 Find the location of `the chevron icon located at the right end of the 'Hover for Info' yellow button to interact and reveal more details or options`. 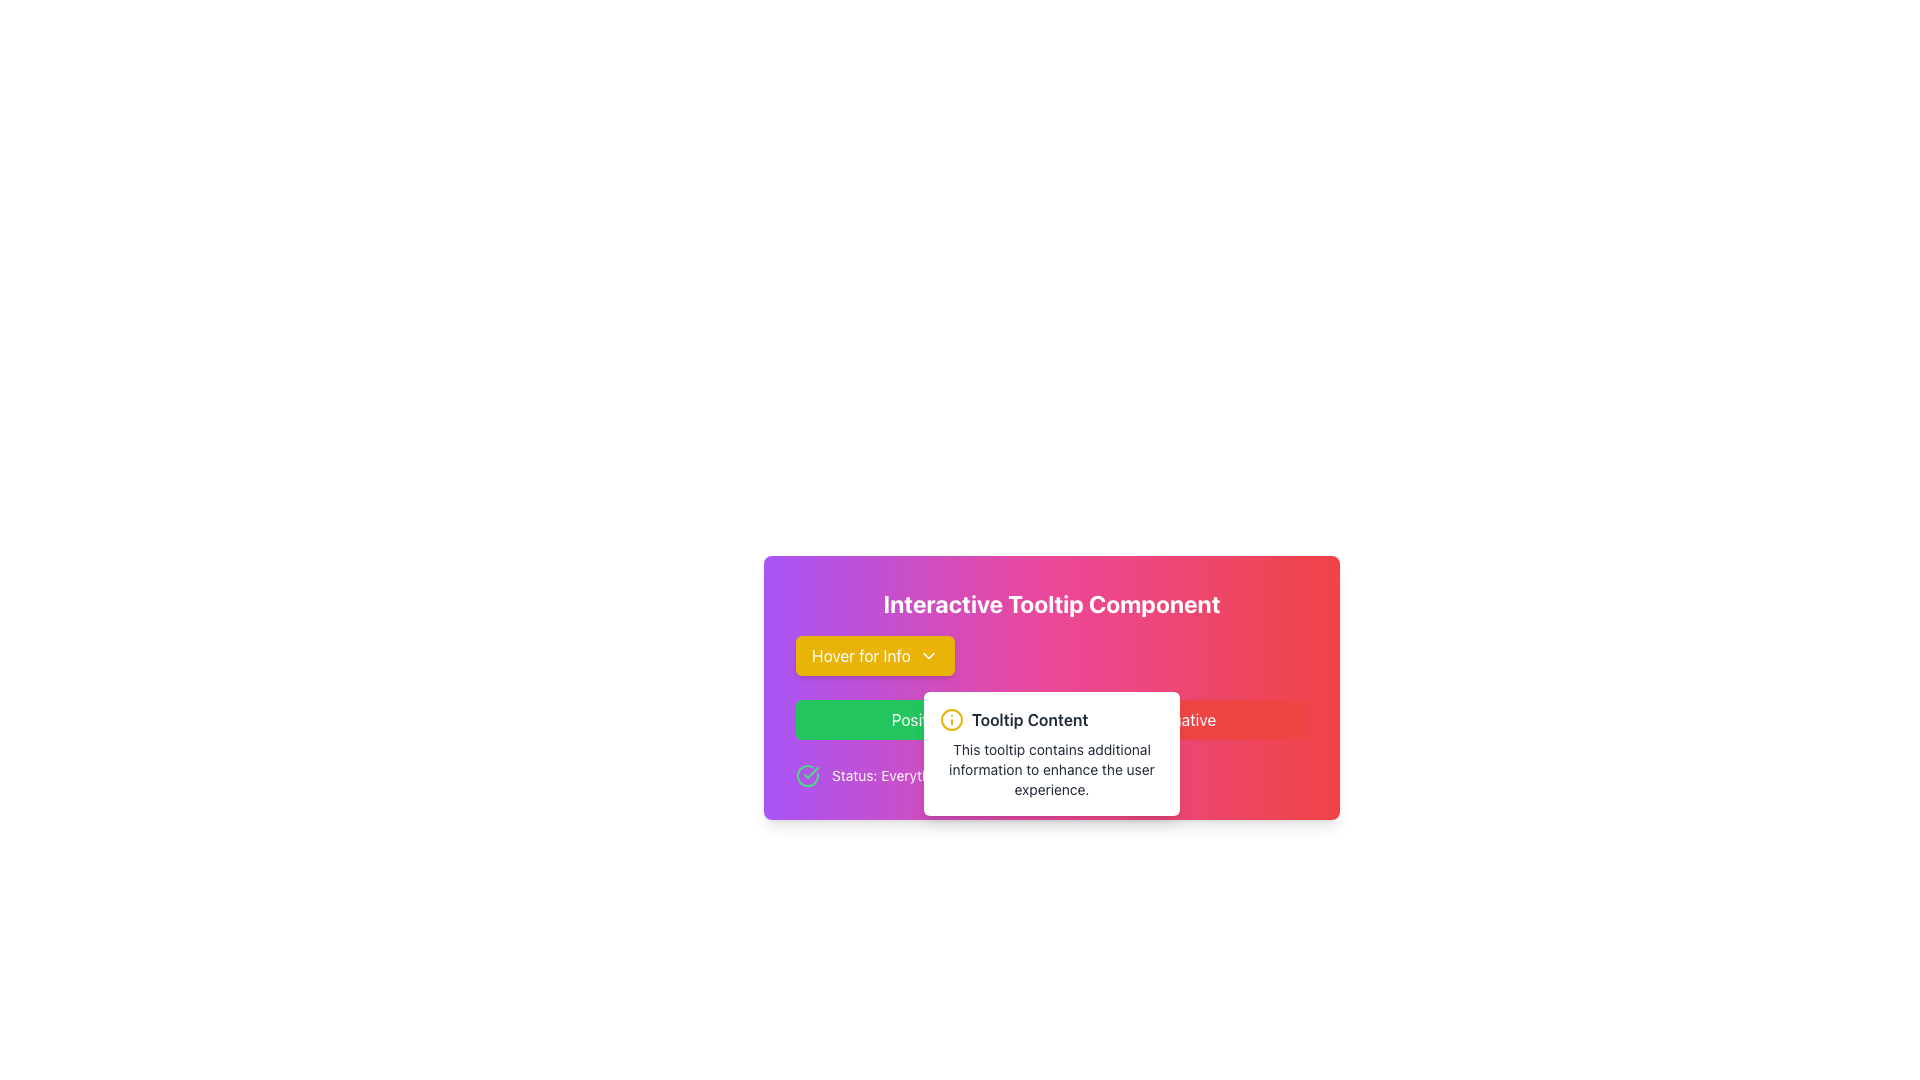

the chevron icon located at the right end of the 'Hover for Info' yellow button to interact and reveal more details or options is located at coordinates (927, 655).